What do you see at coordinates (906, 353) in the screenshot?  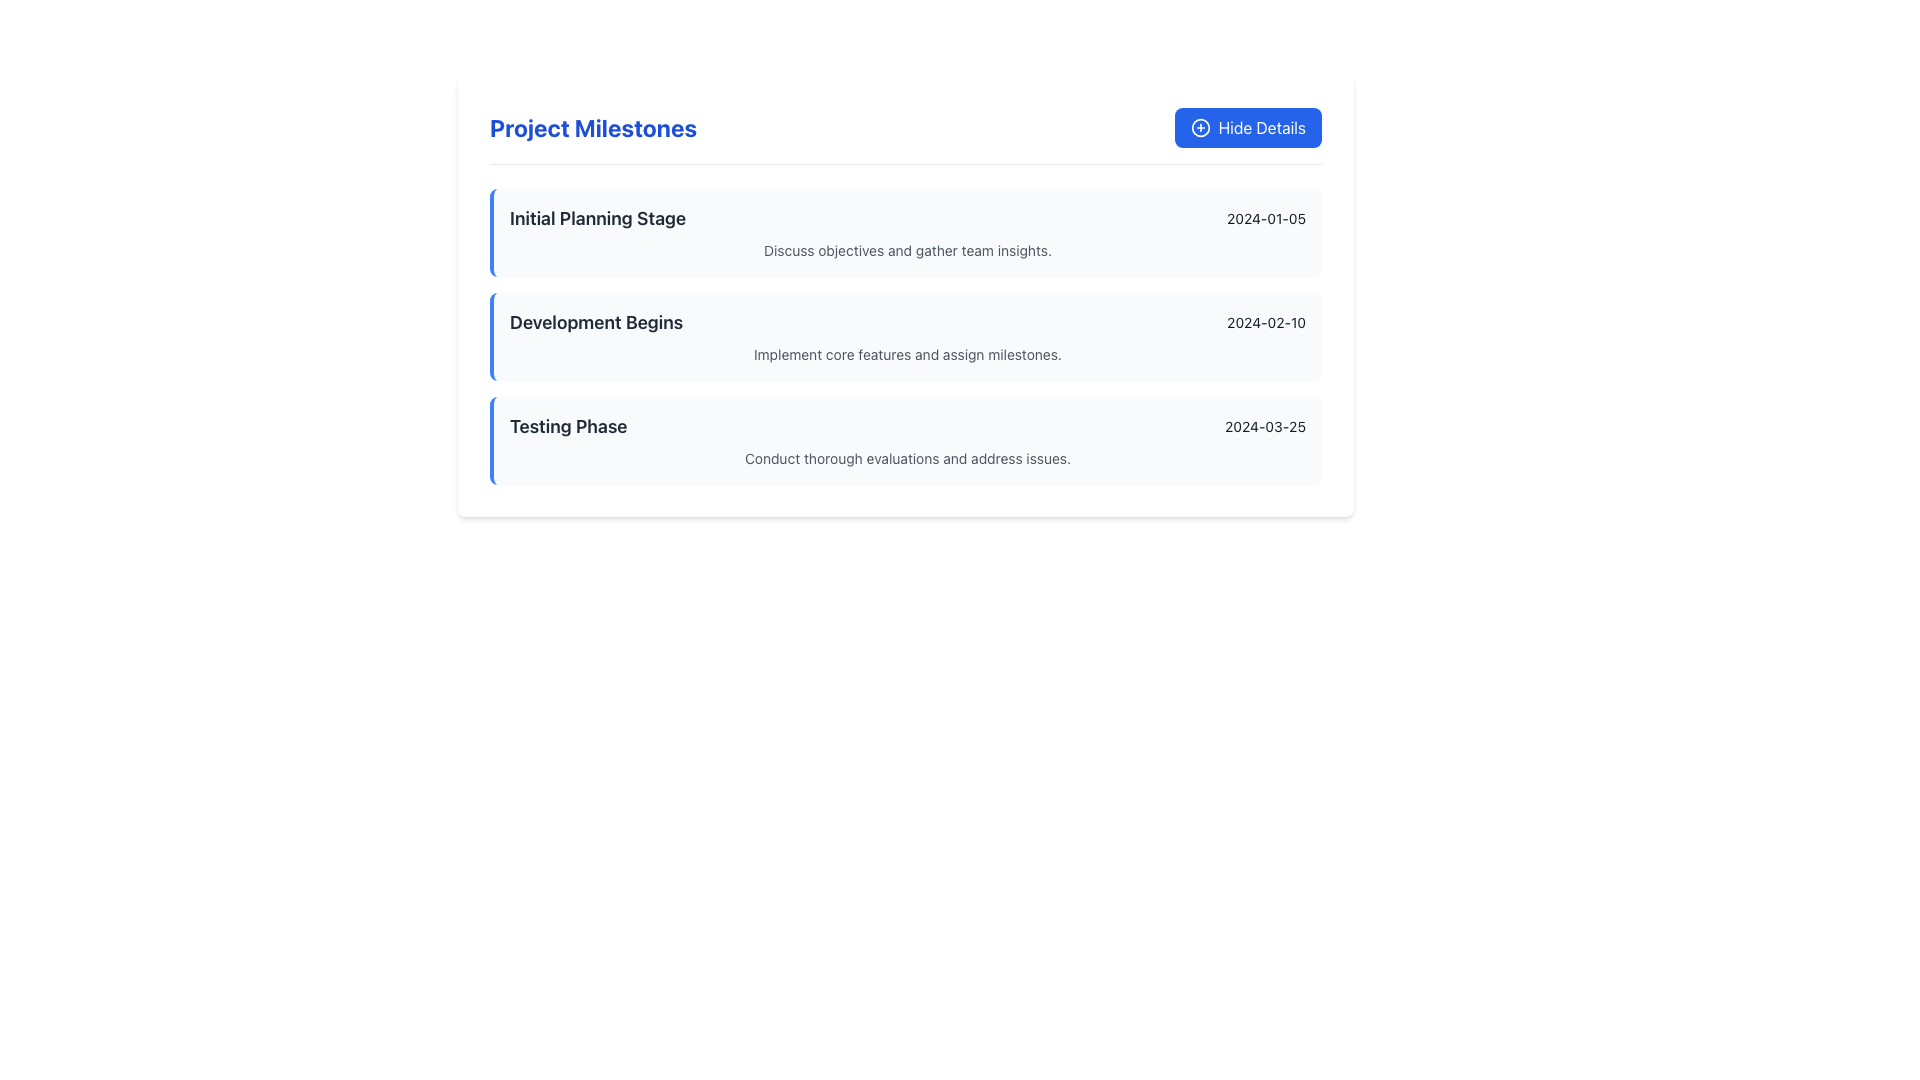 I see `the text component displaying the message 'Implement core features and assign milestones.' located in the second milestone card beneath the title 'Development Begins'` at bounding box center [906, 353].